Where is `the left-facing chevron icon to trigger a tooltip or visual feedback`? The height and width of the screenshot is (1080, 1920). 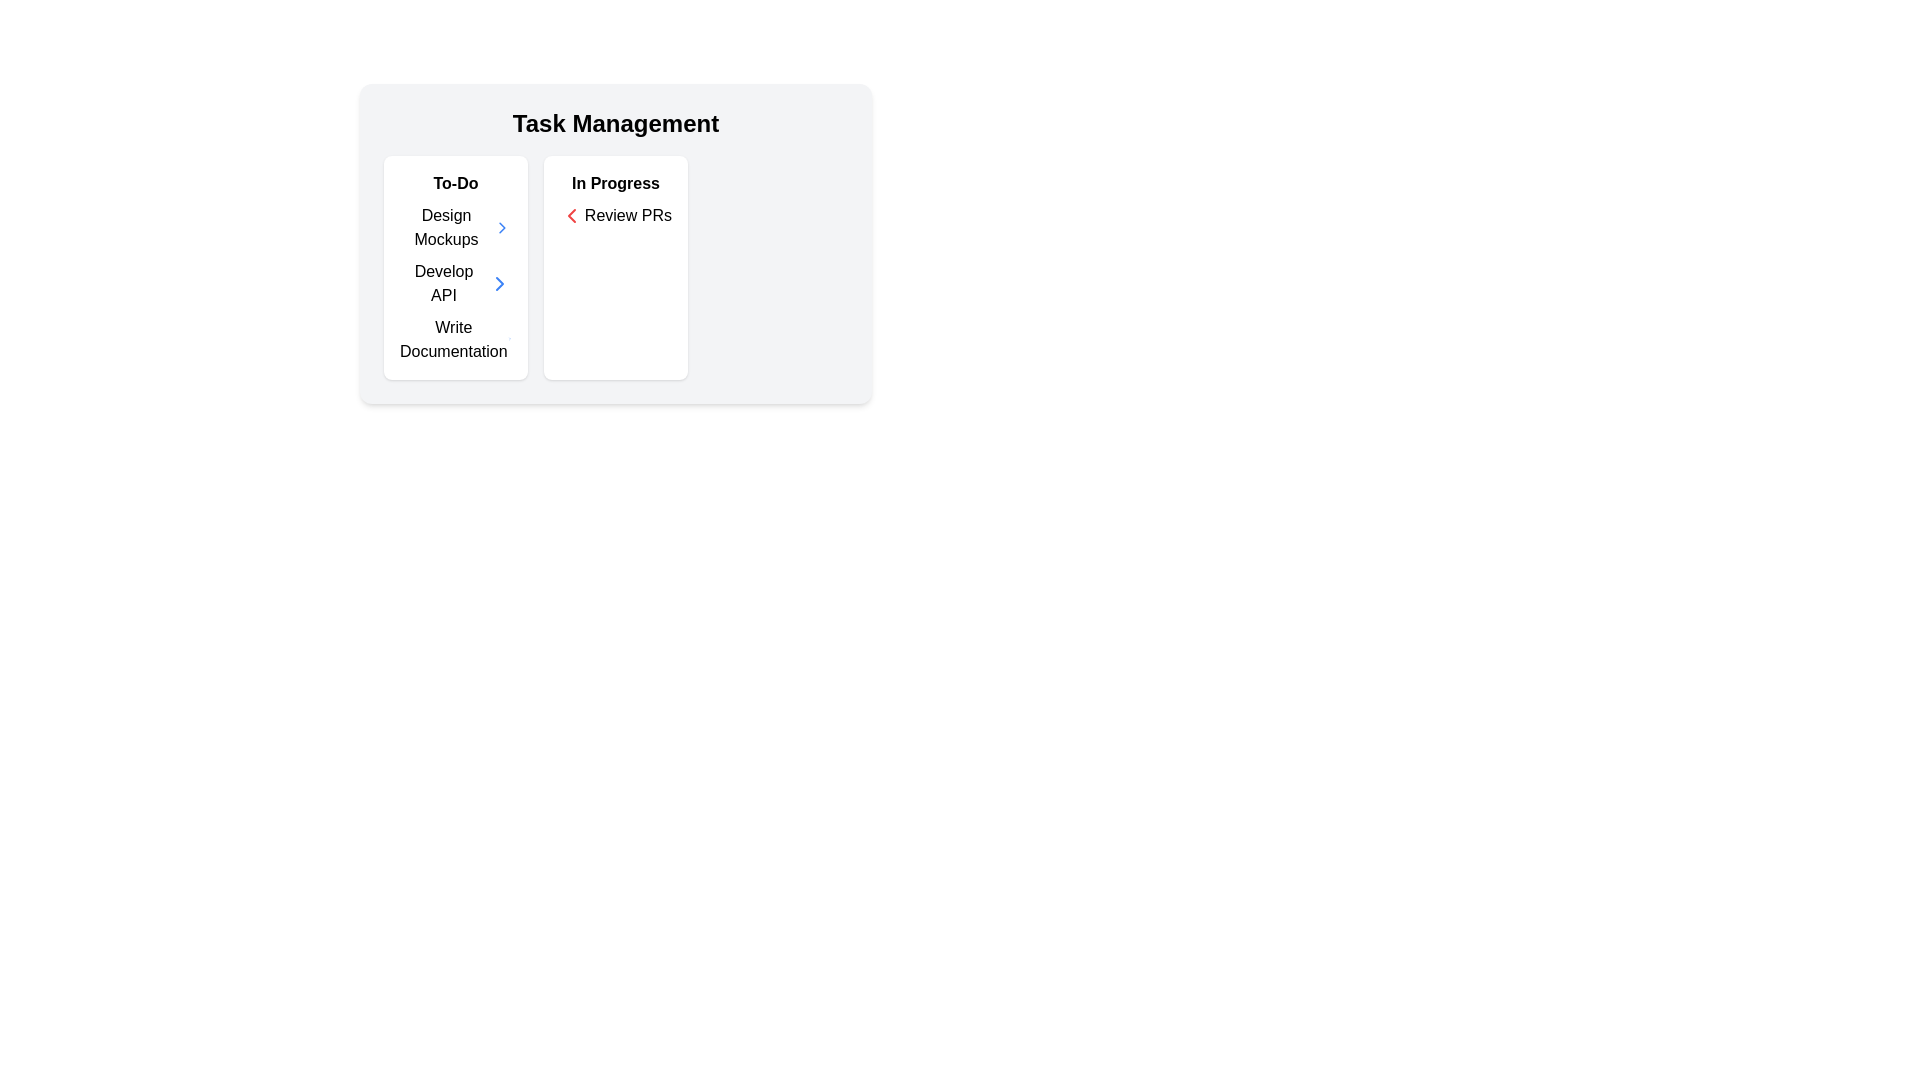 the left-facing chevron icon to trigger a tooltip or visual feedback is located at coordinates (570, 216).